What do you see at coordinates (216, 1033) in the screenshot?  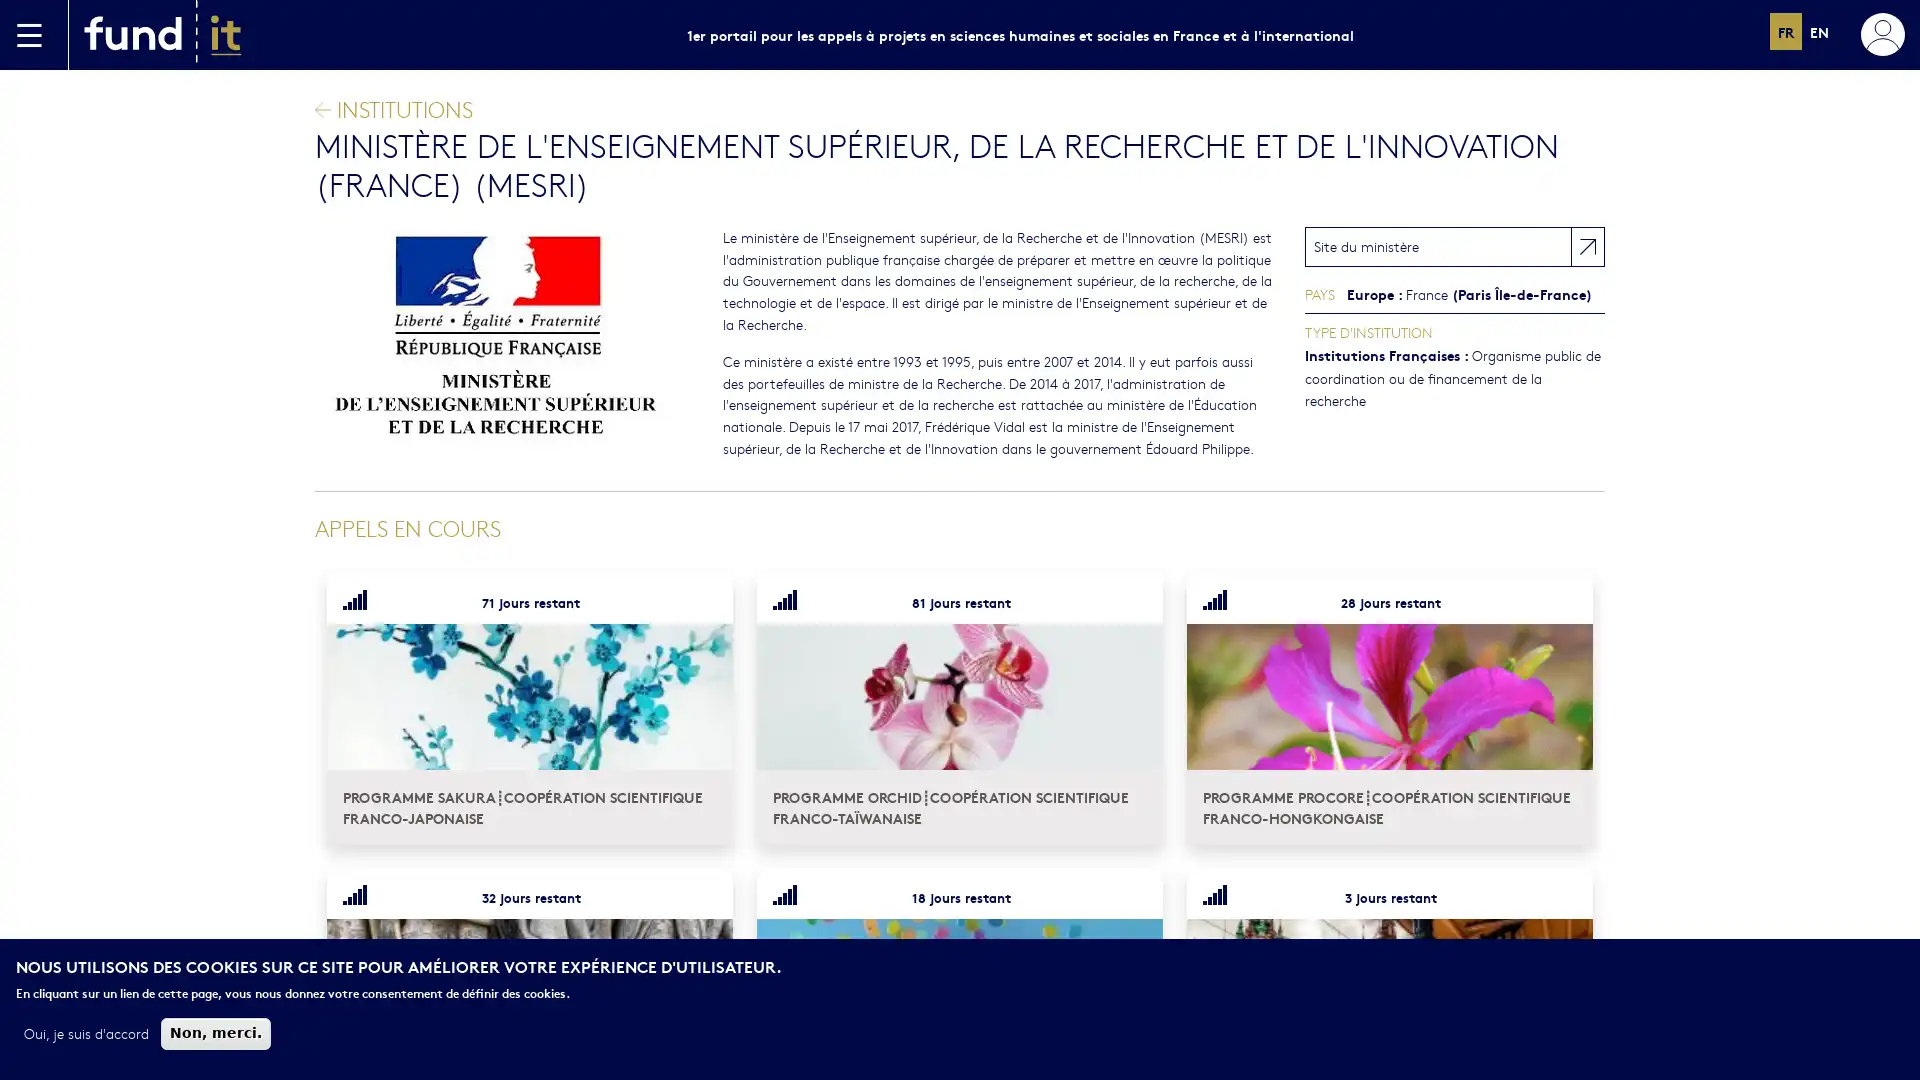 I see `Non, merci.` at bounding box center [216, 1033].